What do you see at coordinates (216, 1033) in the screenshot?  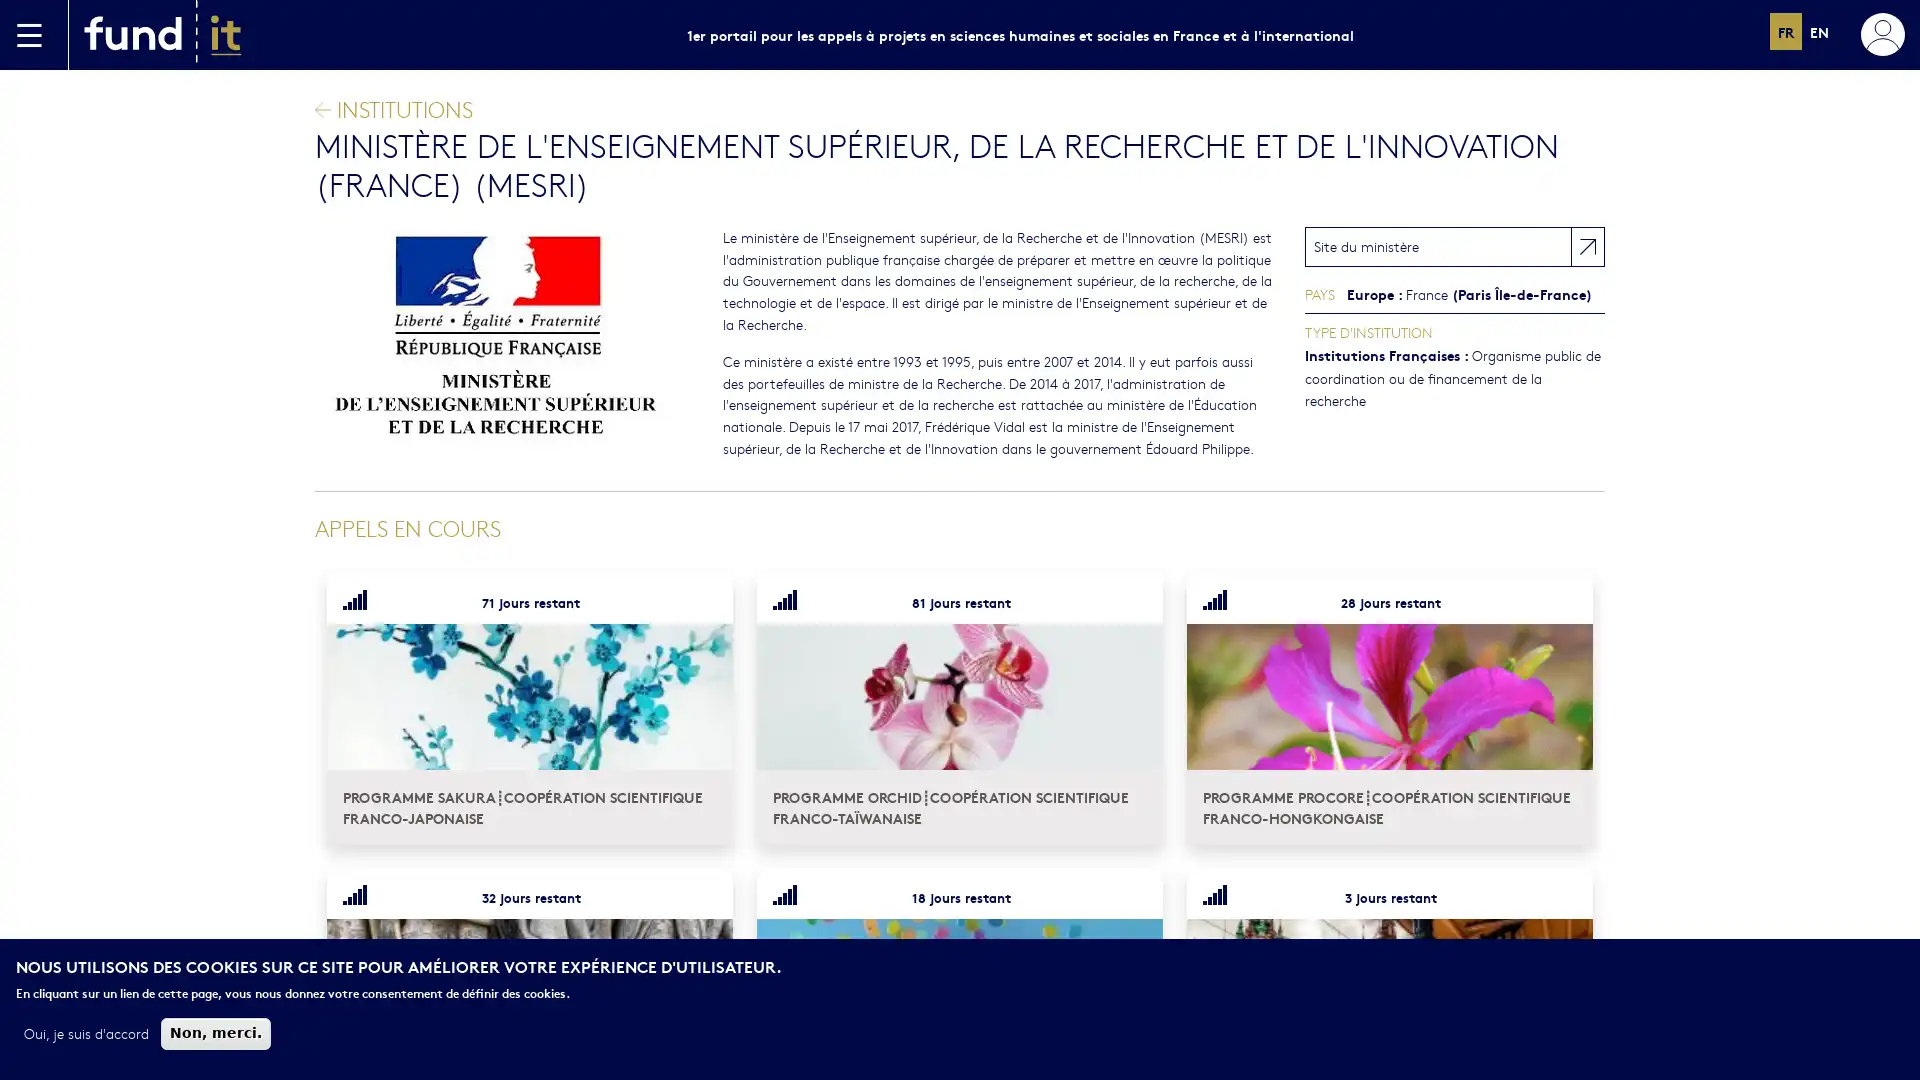 I see `Non, merci.` at bounding box center [216, 1033].